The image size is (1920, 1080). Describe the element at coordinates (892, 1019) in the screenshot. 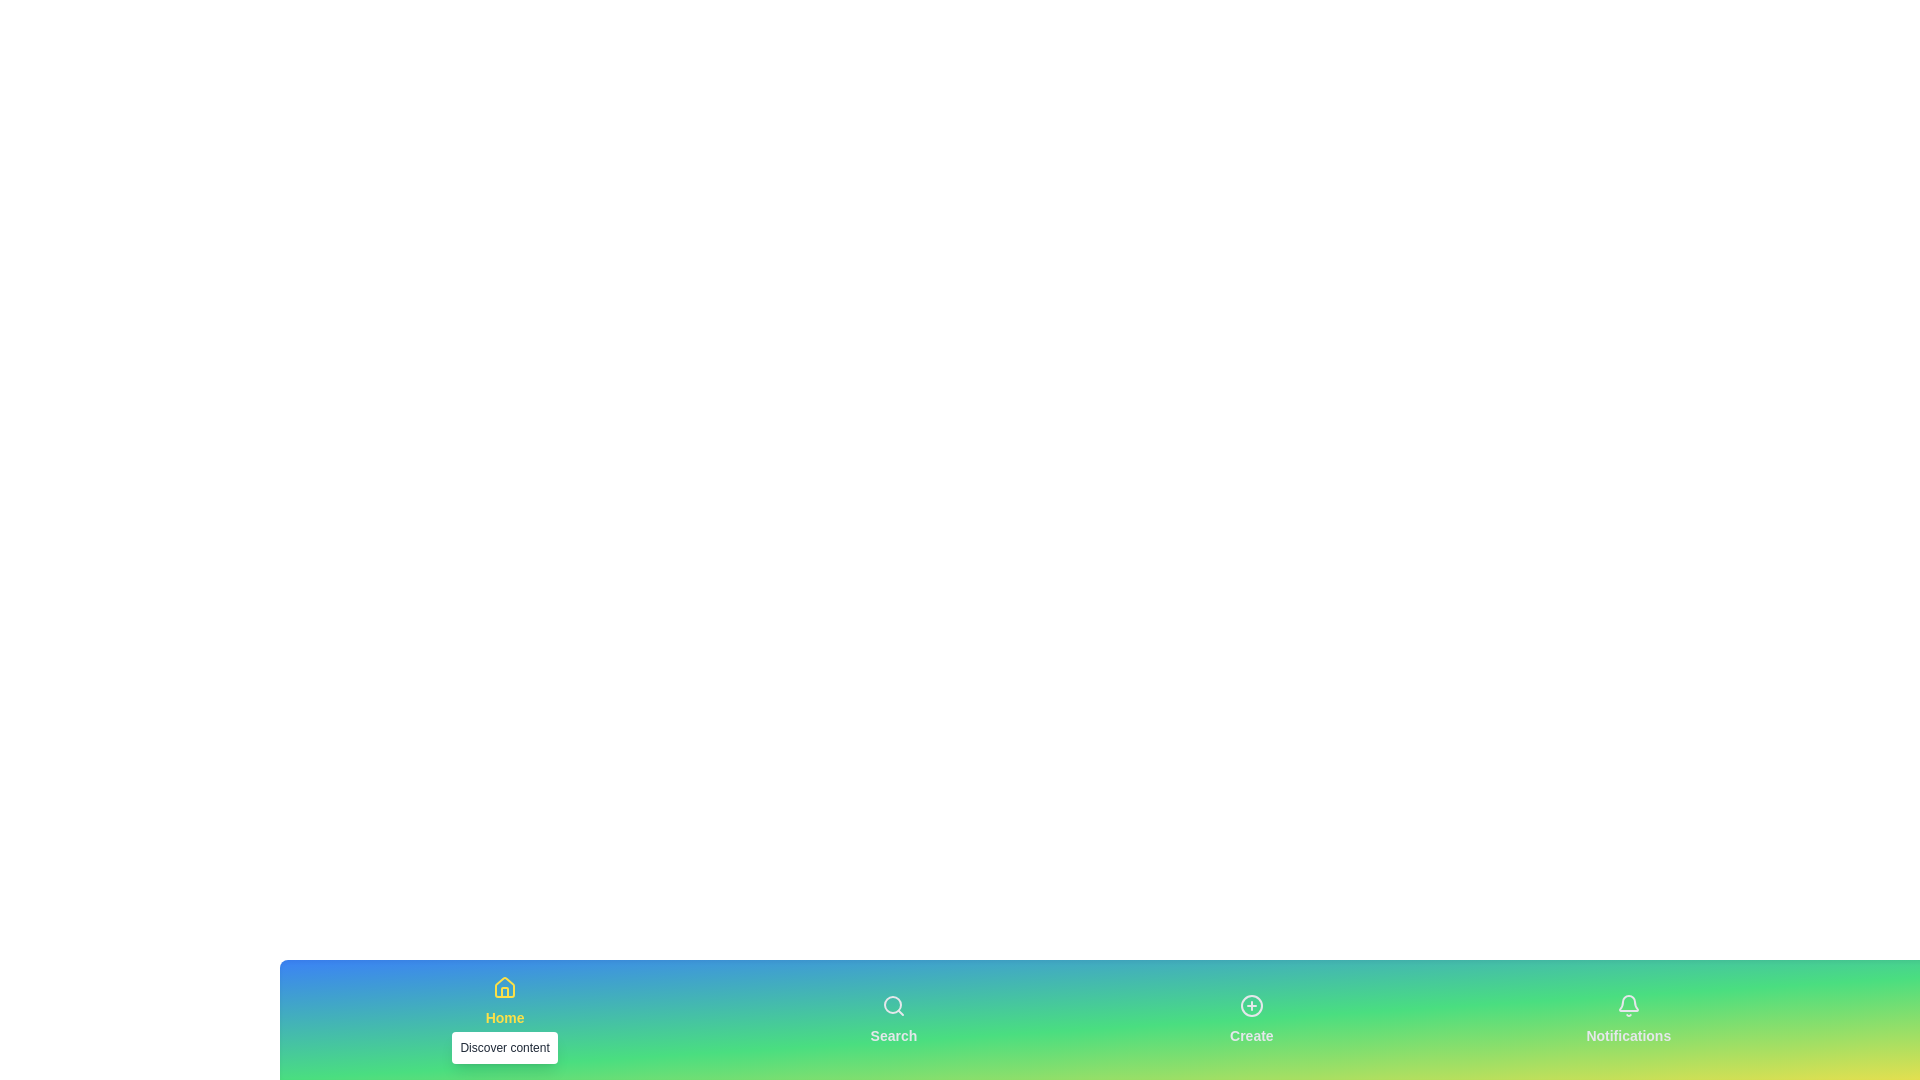

I see `the tab icon labeled 'Search' to observe the hover effect` at that location.